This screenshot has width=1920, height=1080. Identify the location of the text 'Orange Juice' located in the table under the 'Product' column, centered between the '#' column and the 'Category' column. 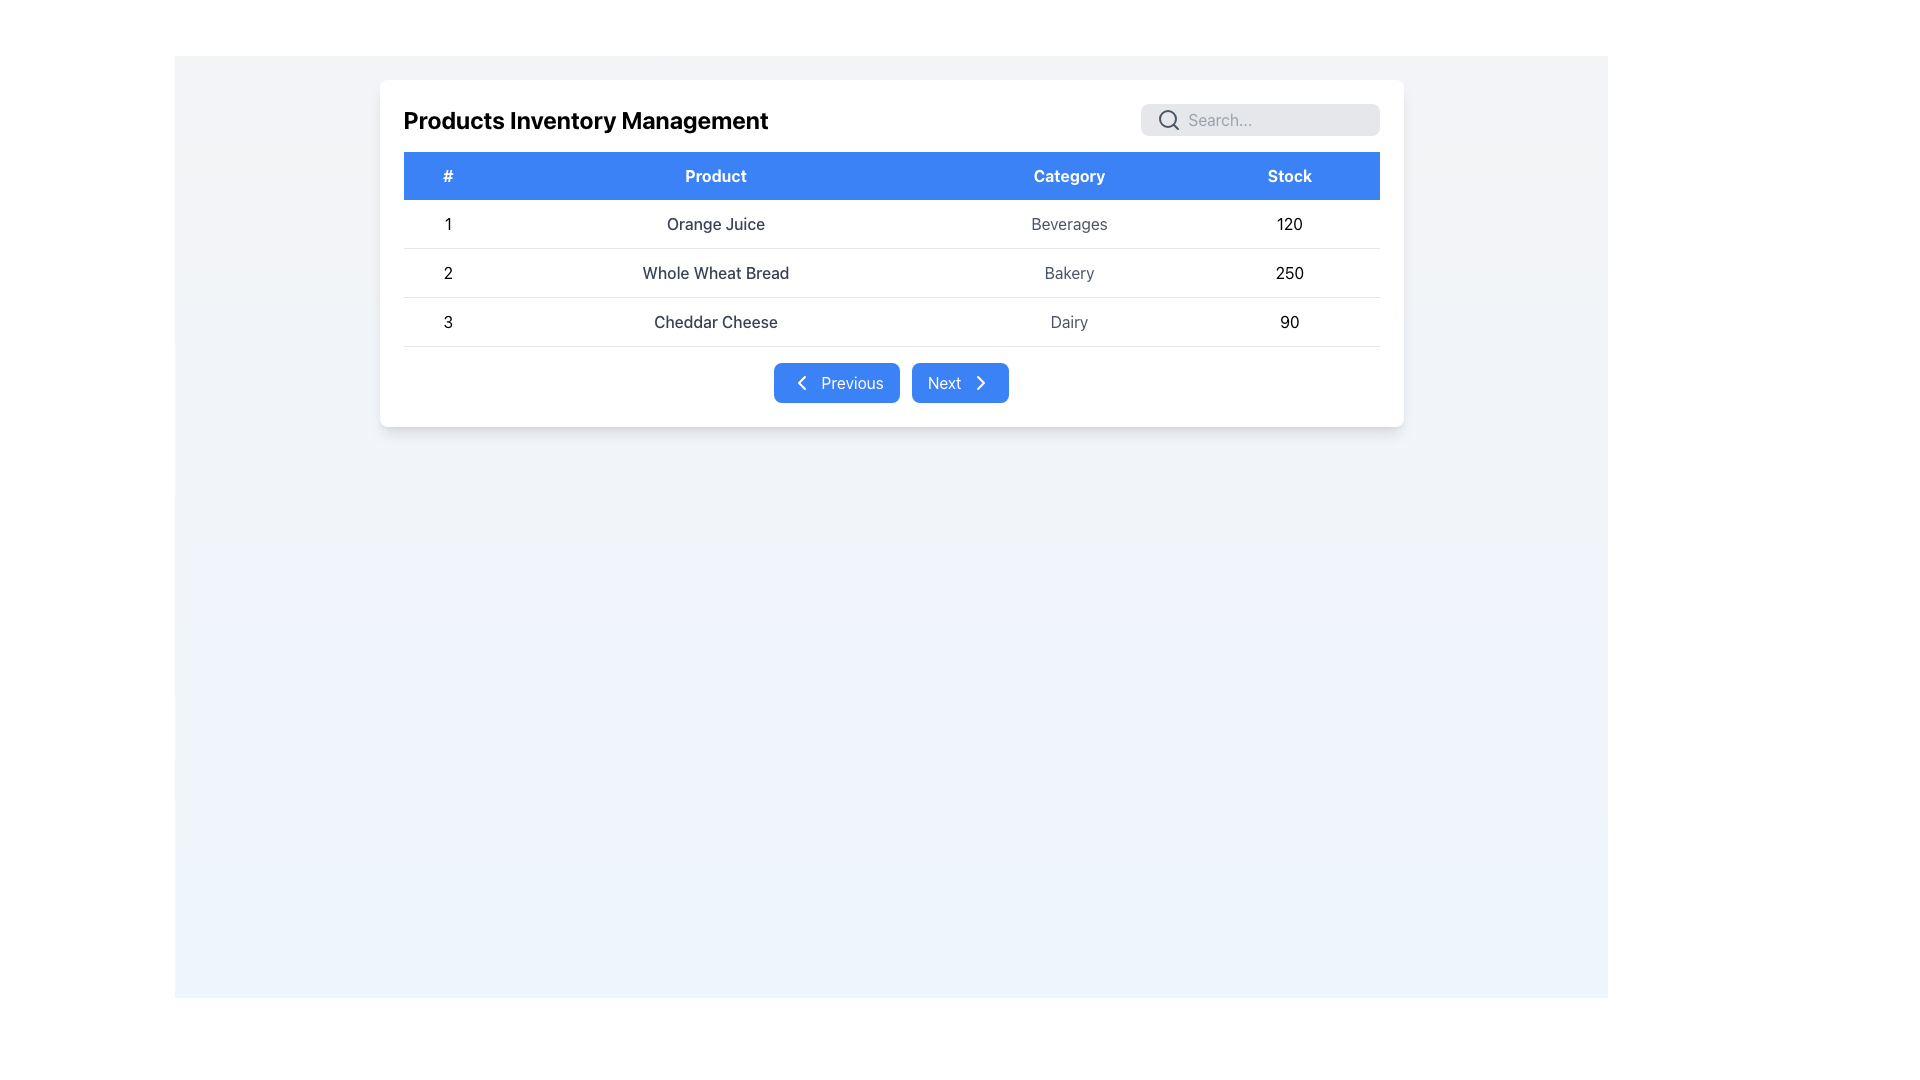
(715, 224).